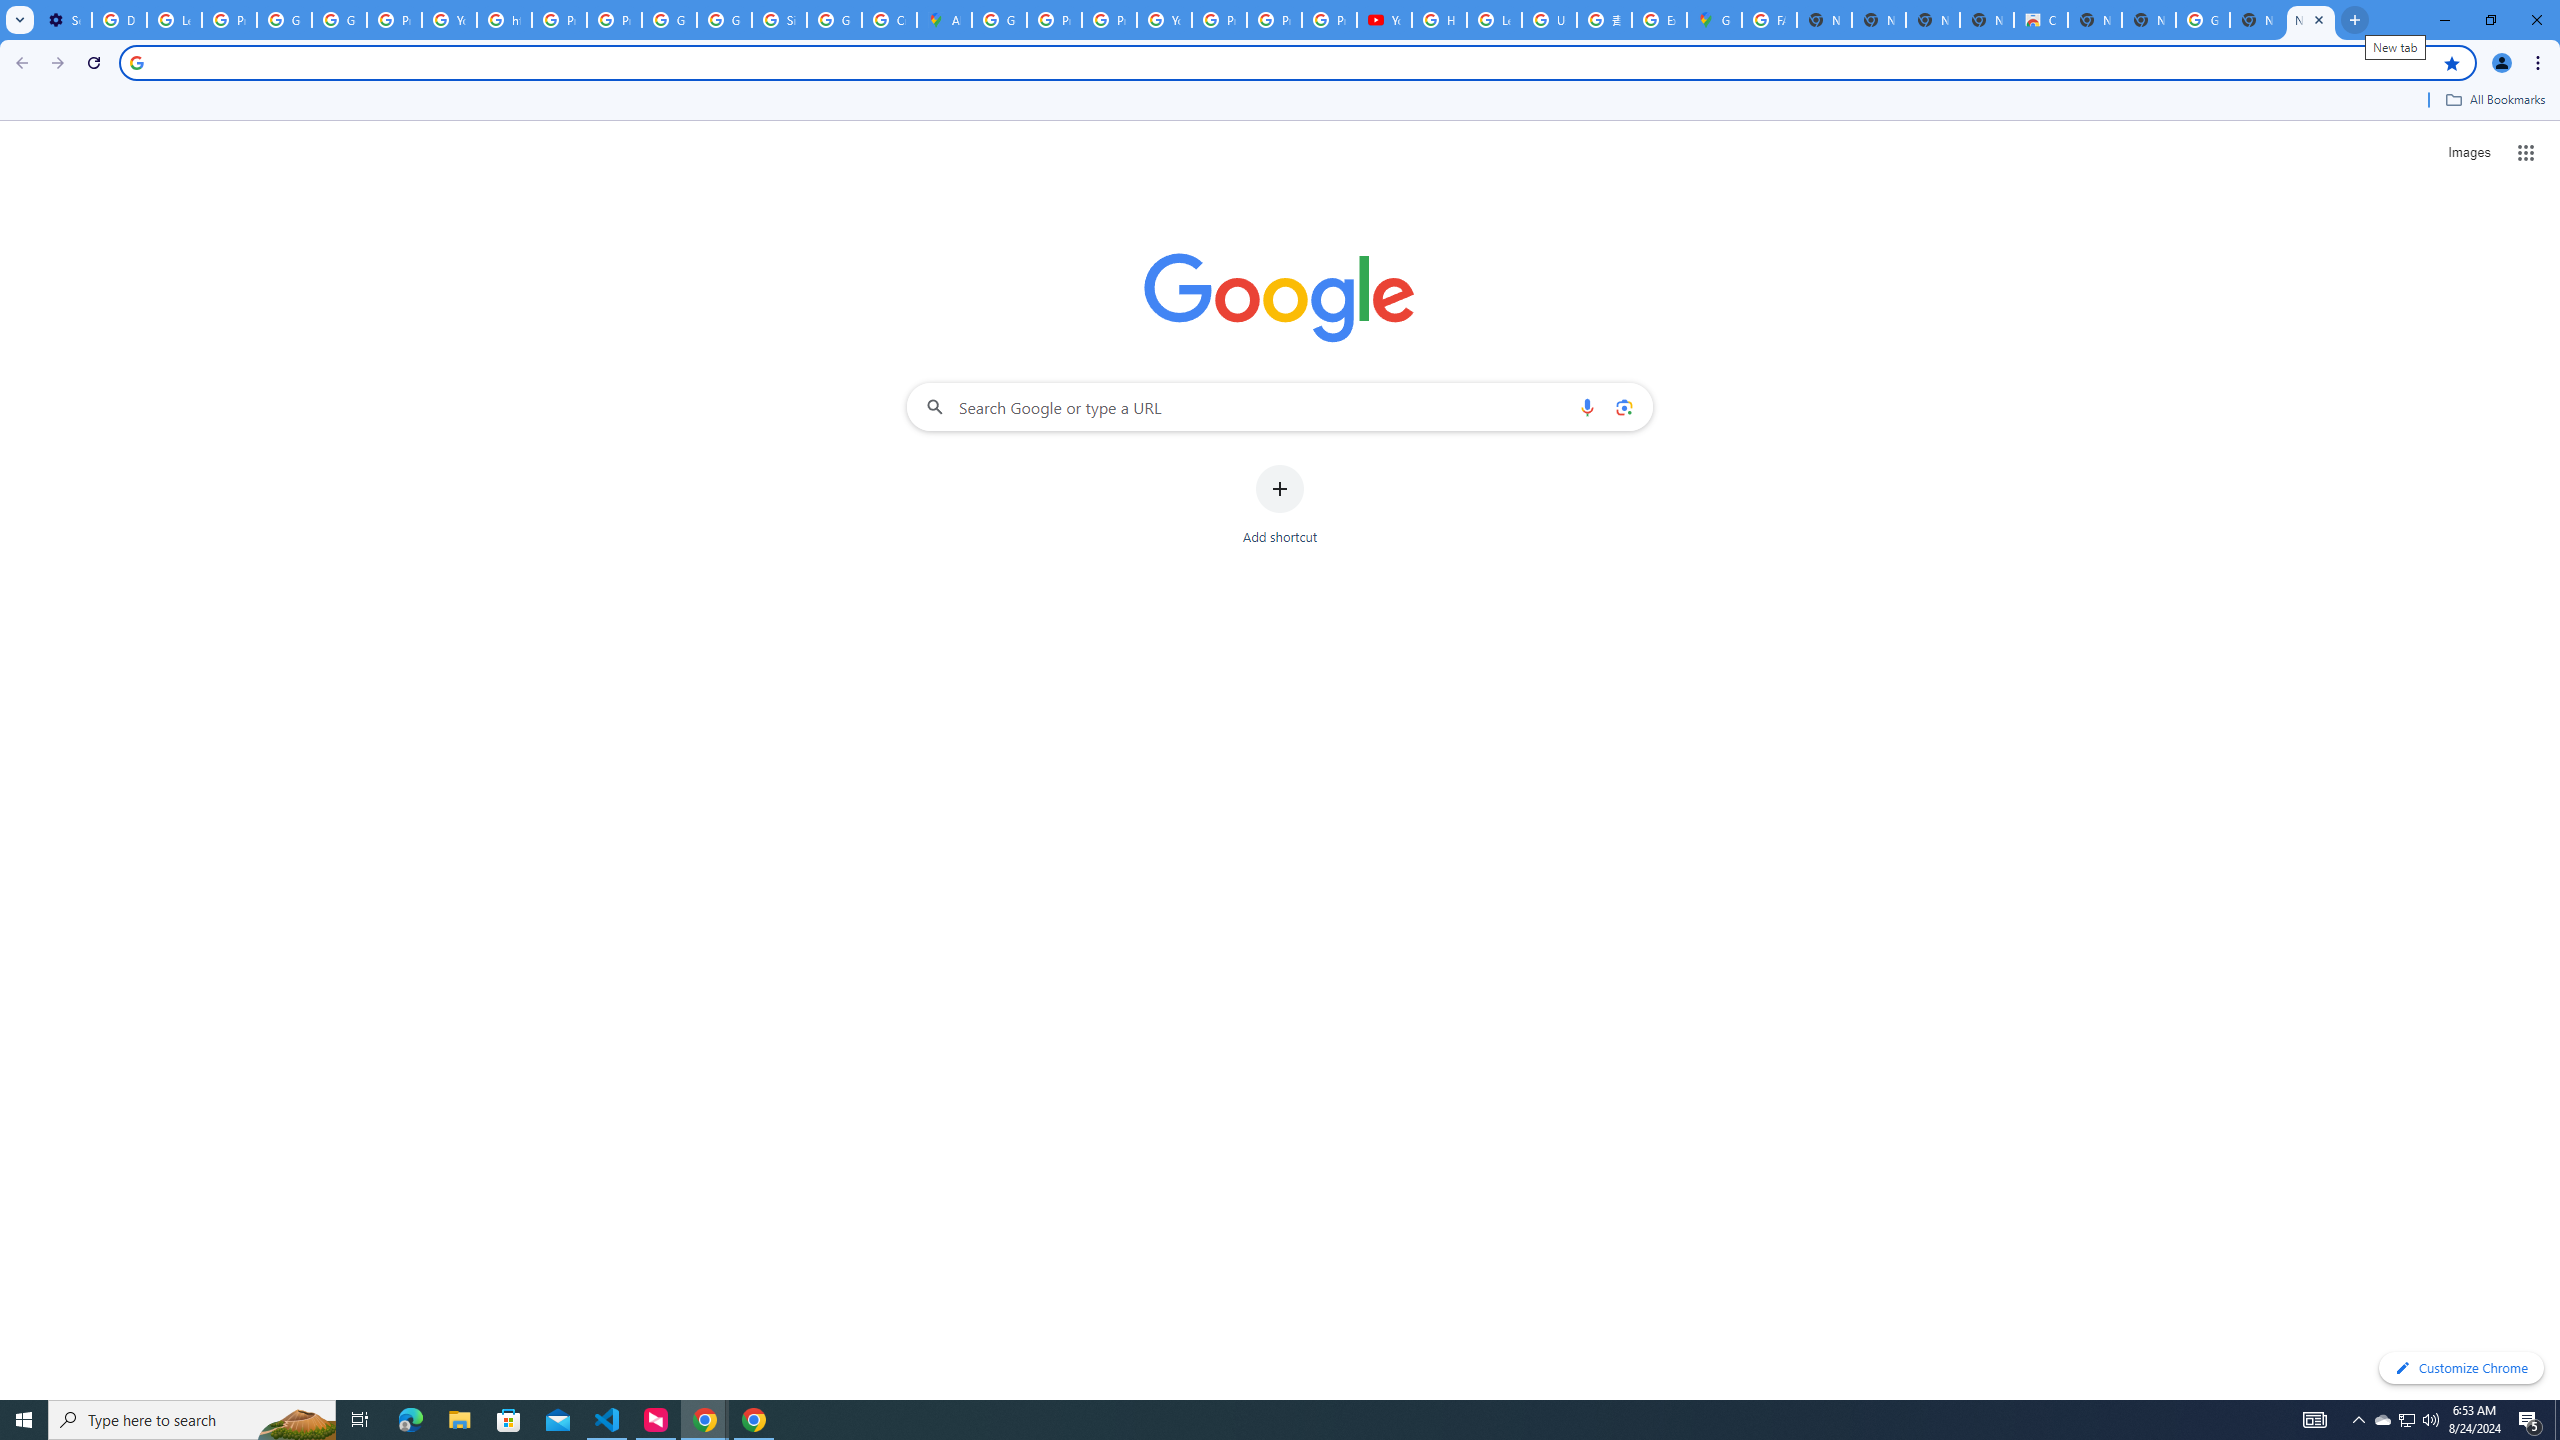 Image resolution: width=2560 pixels, height=1440 pixels. Describe the element at coordinates (1280, 405) in the screenshot. I see `'Search Google or type a URL'` at that location.